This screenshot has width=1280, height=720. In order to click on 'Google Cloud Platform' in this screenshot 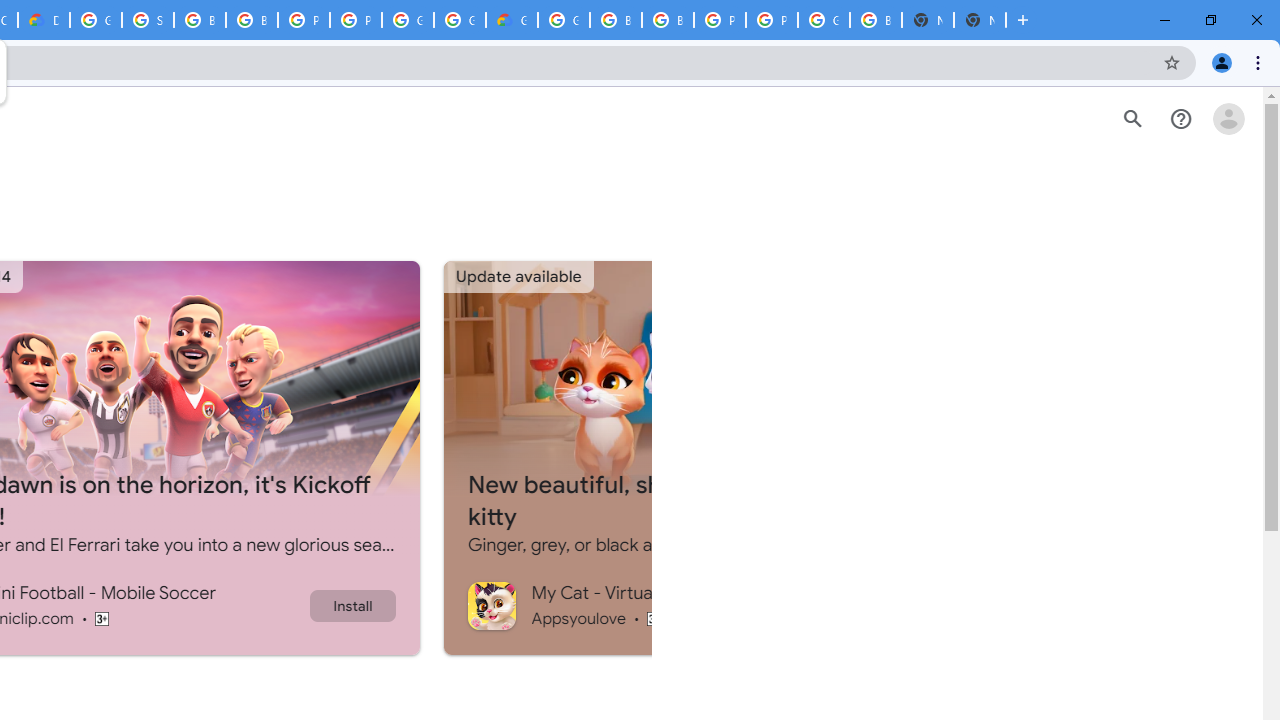, I will do `click(406, 20)`.